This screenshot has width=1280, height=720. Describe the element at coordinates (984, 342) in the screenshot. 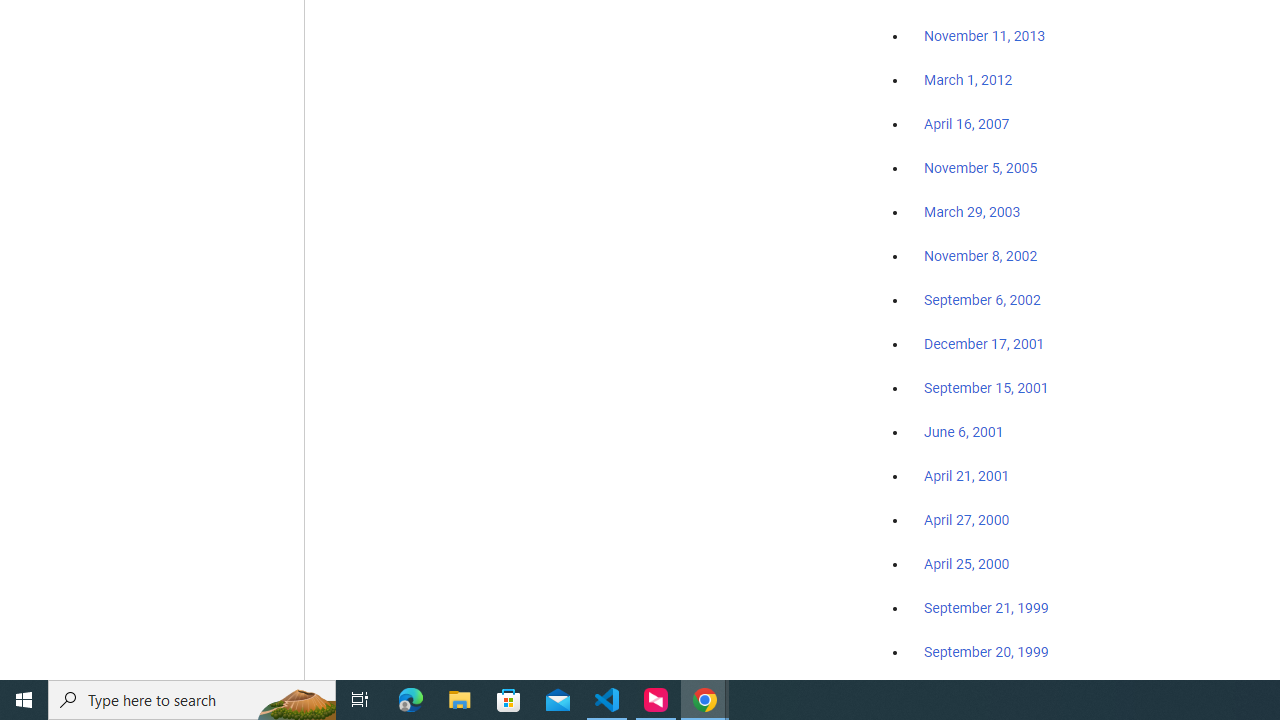

I see `'December 17, 2001'` at that location.